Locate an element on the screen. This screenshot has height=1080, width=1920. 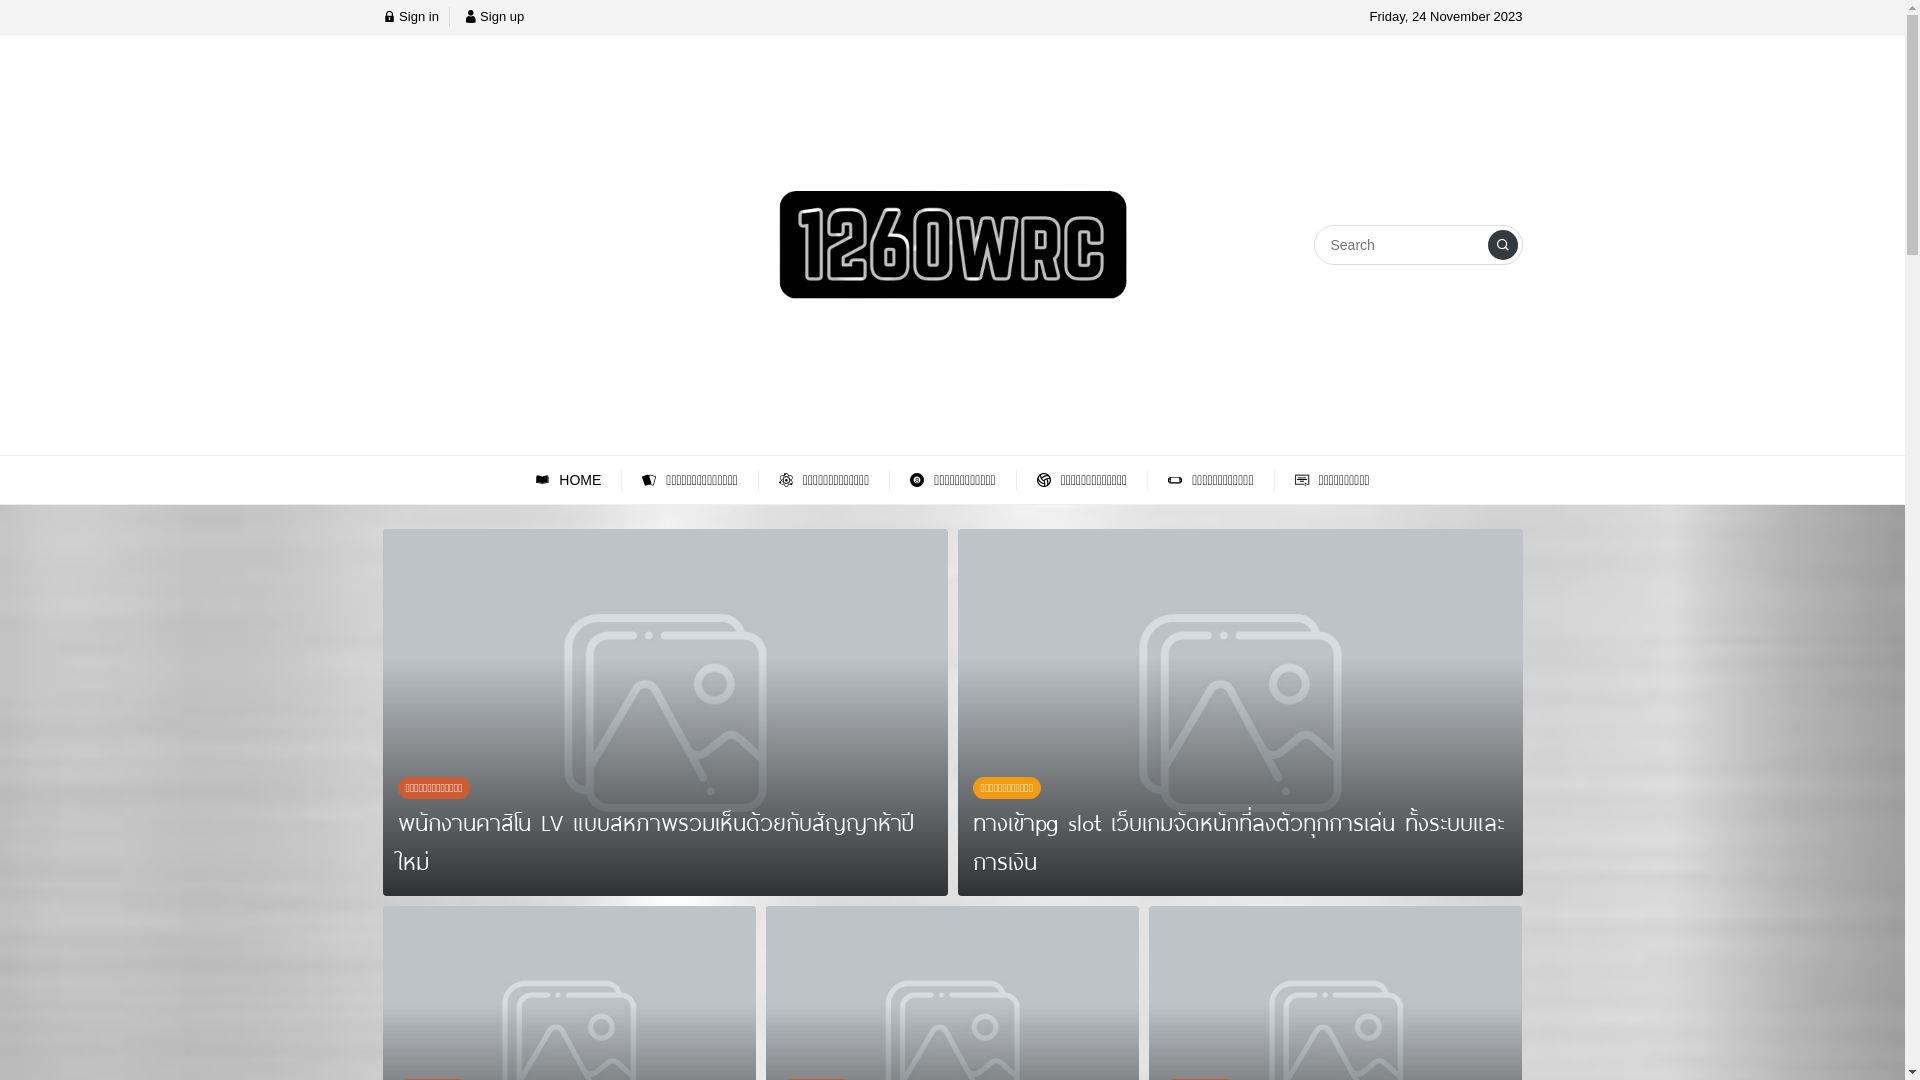
'HOME' is located at coordinates (567, 480).